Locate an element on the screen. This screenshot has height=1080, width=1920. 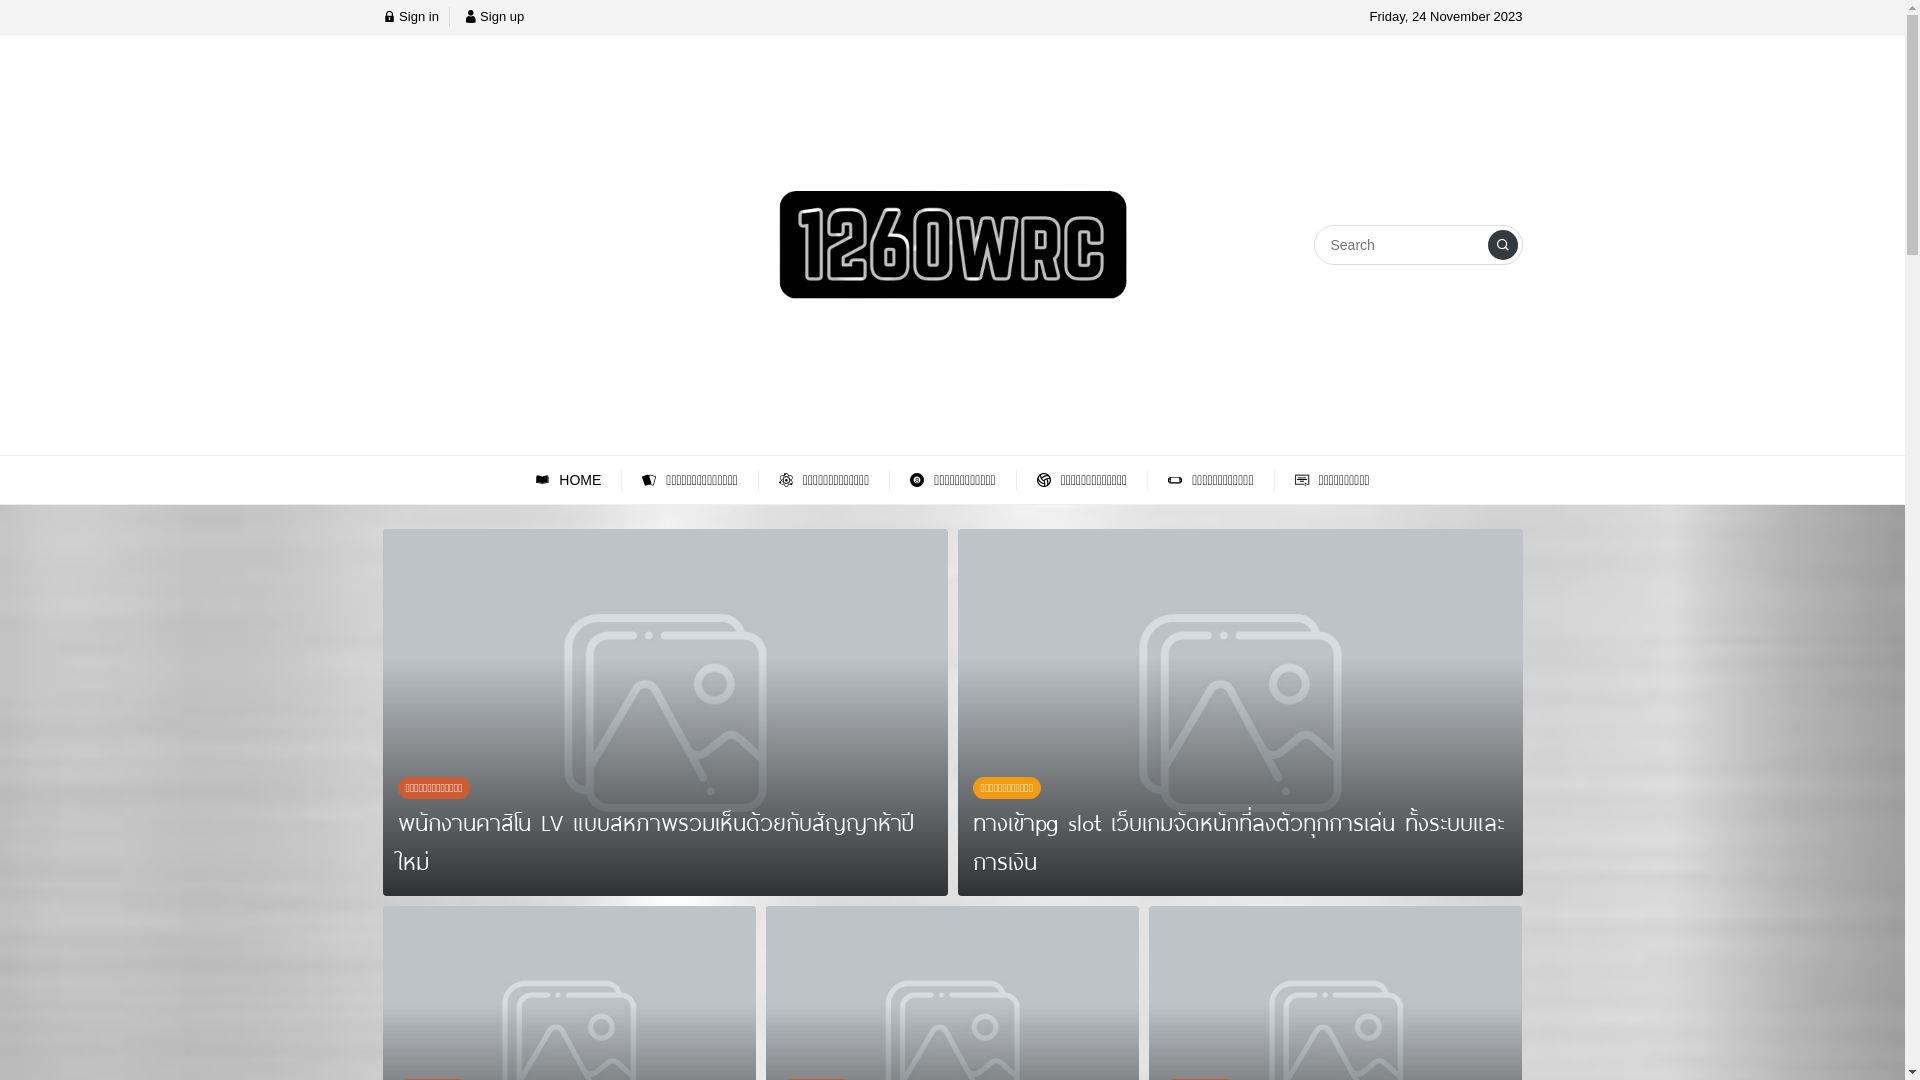
'HOME' is located at coordinates (567, 480).